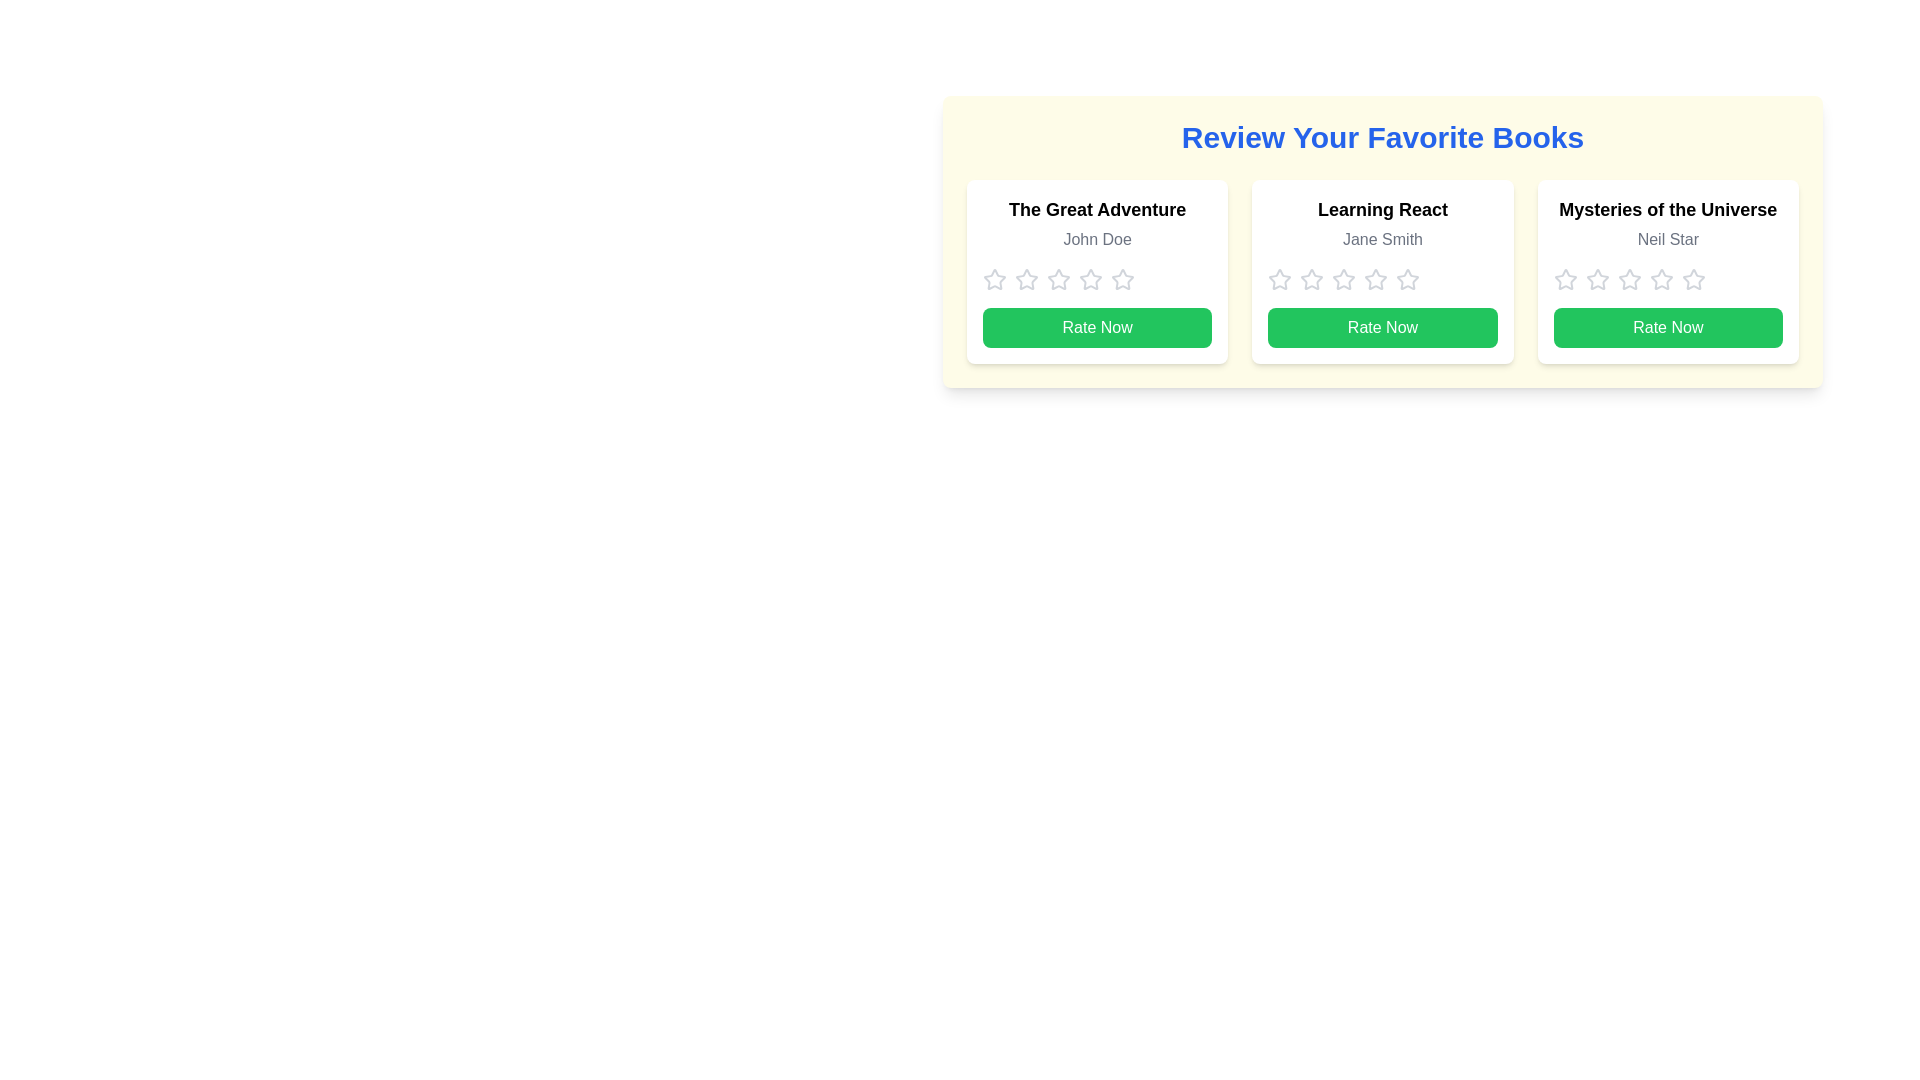 This screenshot has height=1080, width=1920. What do you see at coordinates (1564, 279) in the screenshot?
I see `the first star icon in the rating system for the book 'Mysteries of the Universe' to give a 1-star rating` at bounding box center [1564, 279].